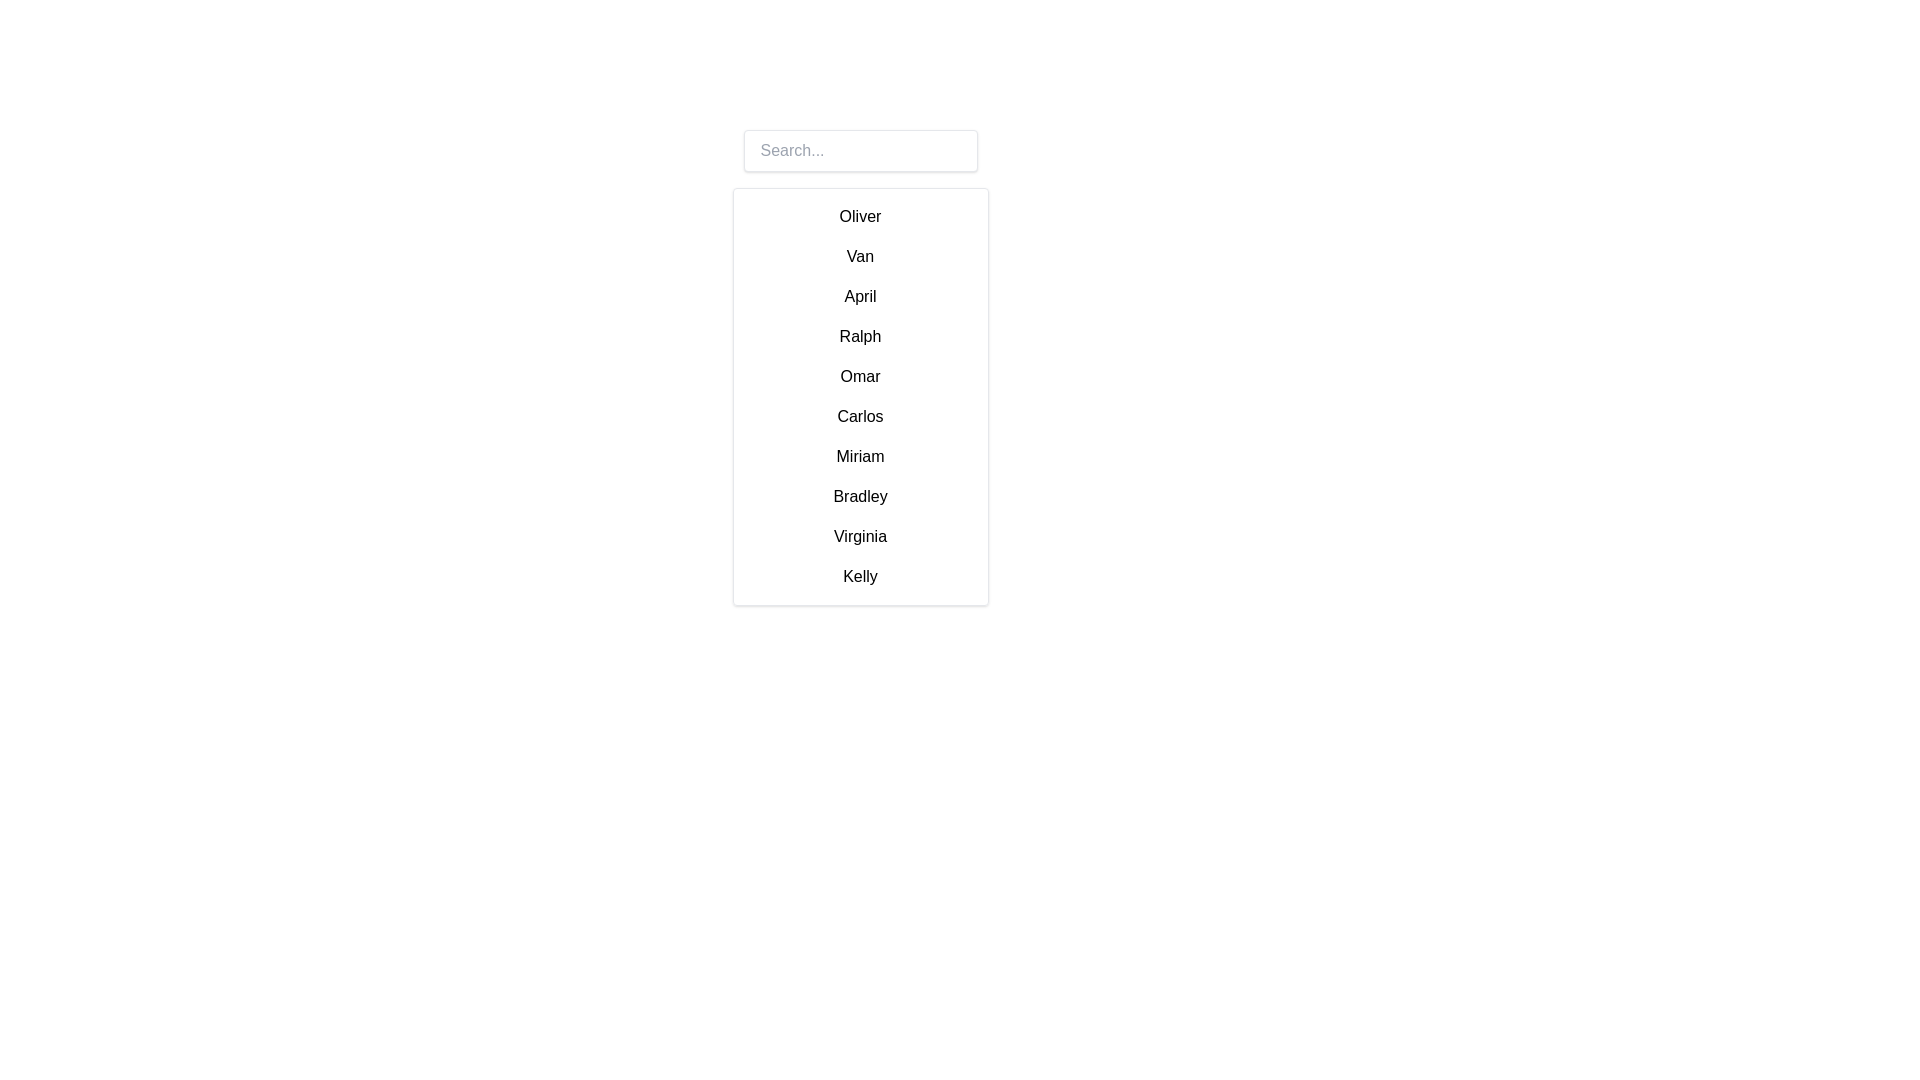 This screenshot has height=1080, width=1920. Describe the element at coordinates (860, 415) in the screenshot. I see `the dropdown menu list item displaying the name 'Carlos'` at that location.